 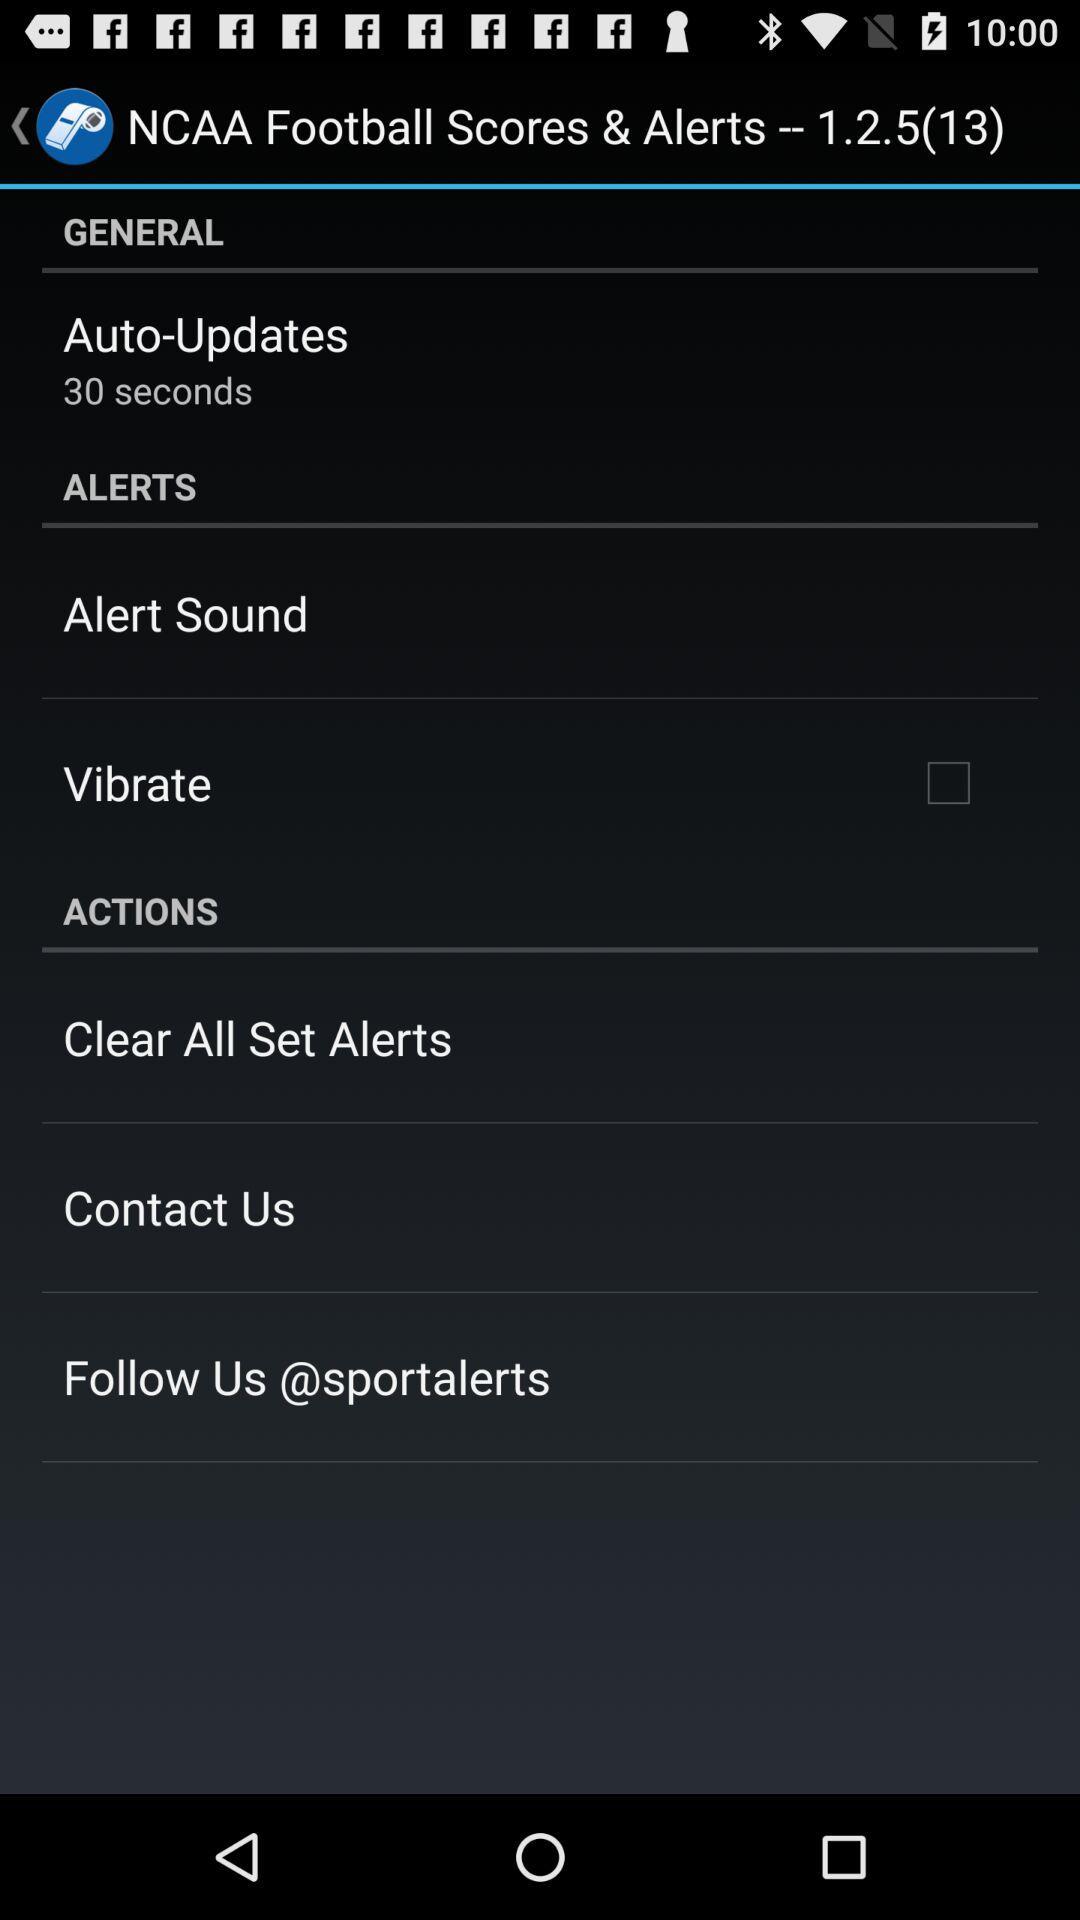 I want to click on app above the vibrate item, so click(x=185, y=612).